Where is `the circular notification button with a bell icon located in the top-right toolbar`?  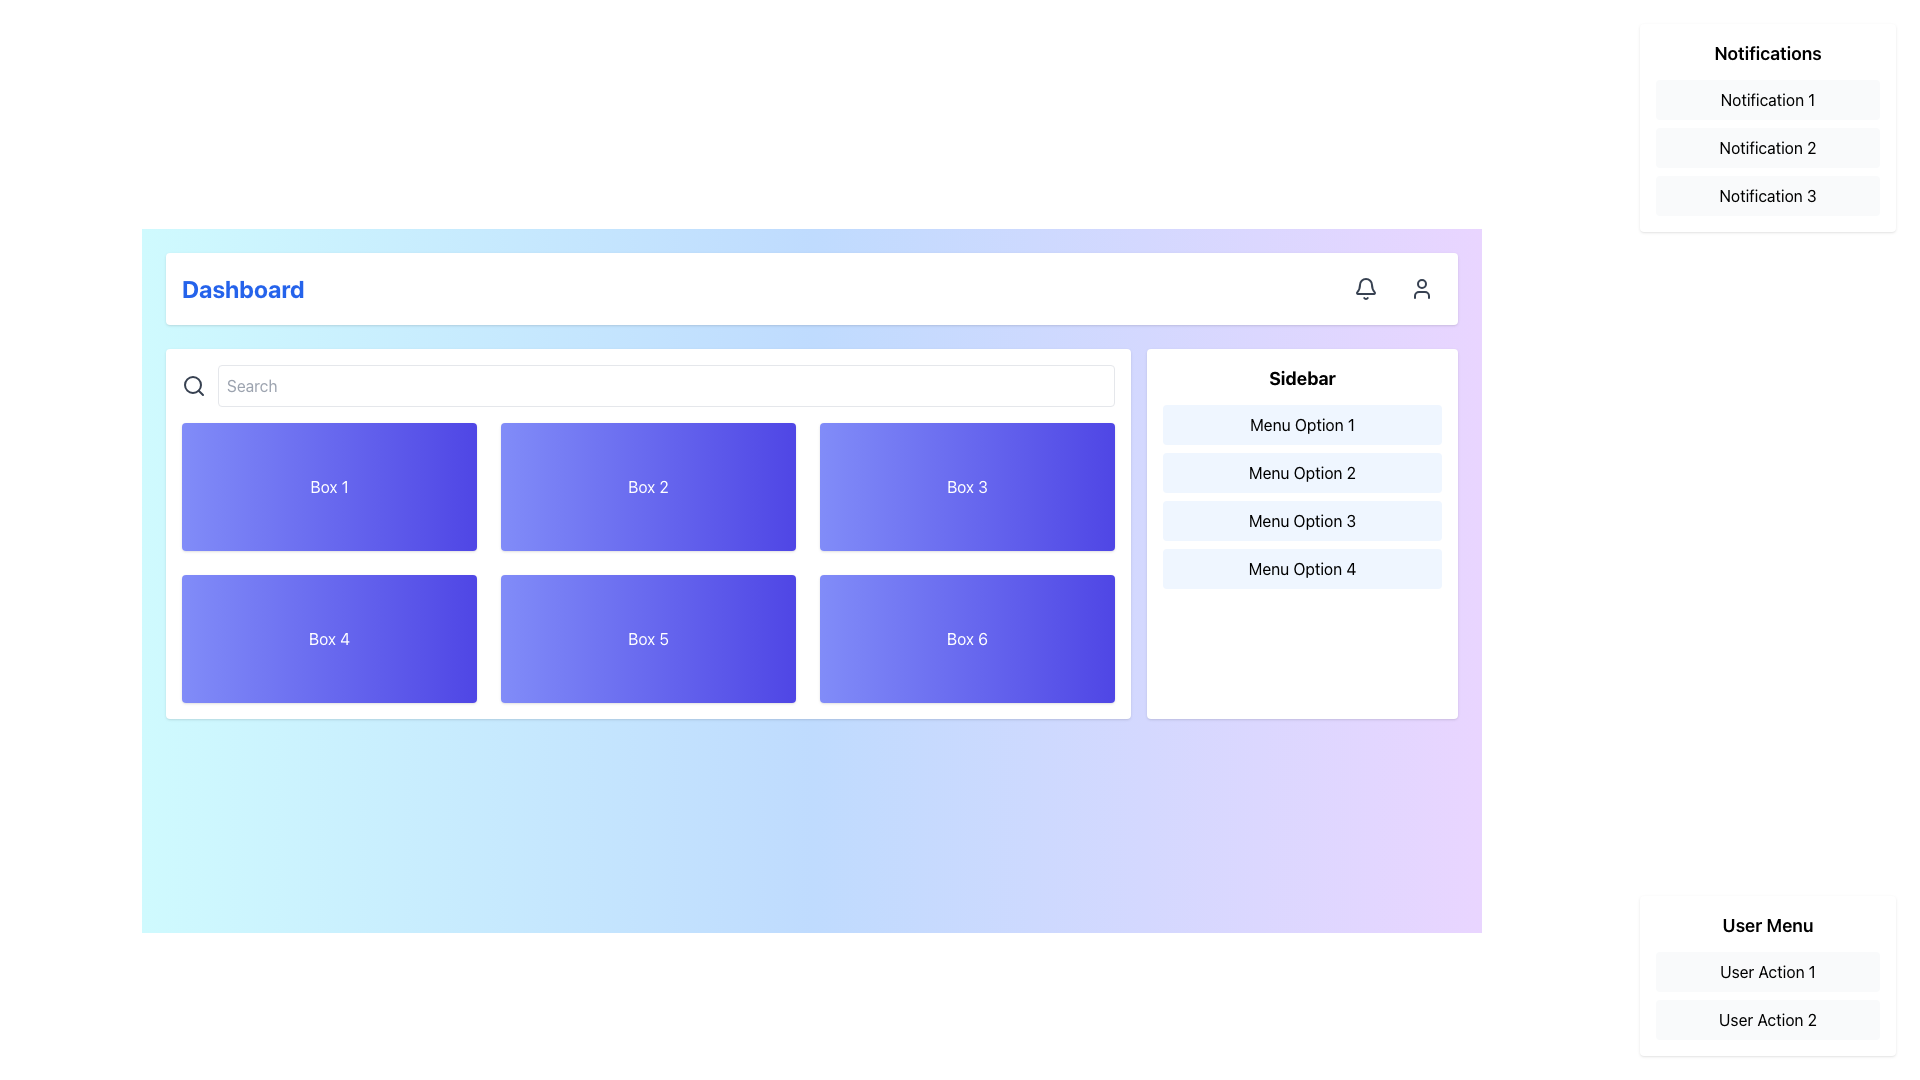
the circular notification button with a bell icon located in the top-right toolbar is located at coordinates (1365, 289).